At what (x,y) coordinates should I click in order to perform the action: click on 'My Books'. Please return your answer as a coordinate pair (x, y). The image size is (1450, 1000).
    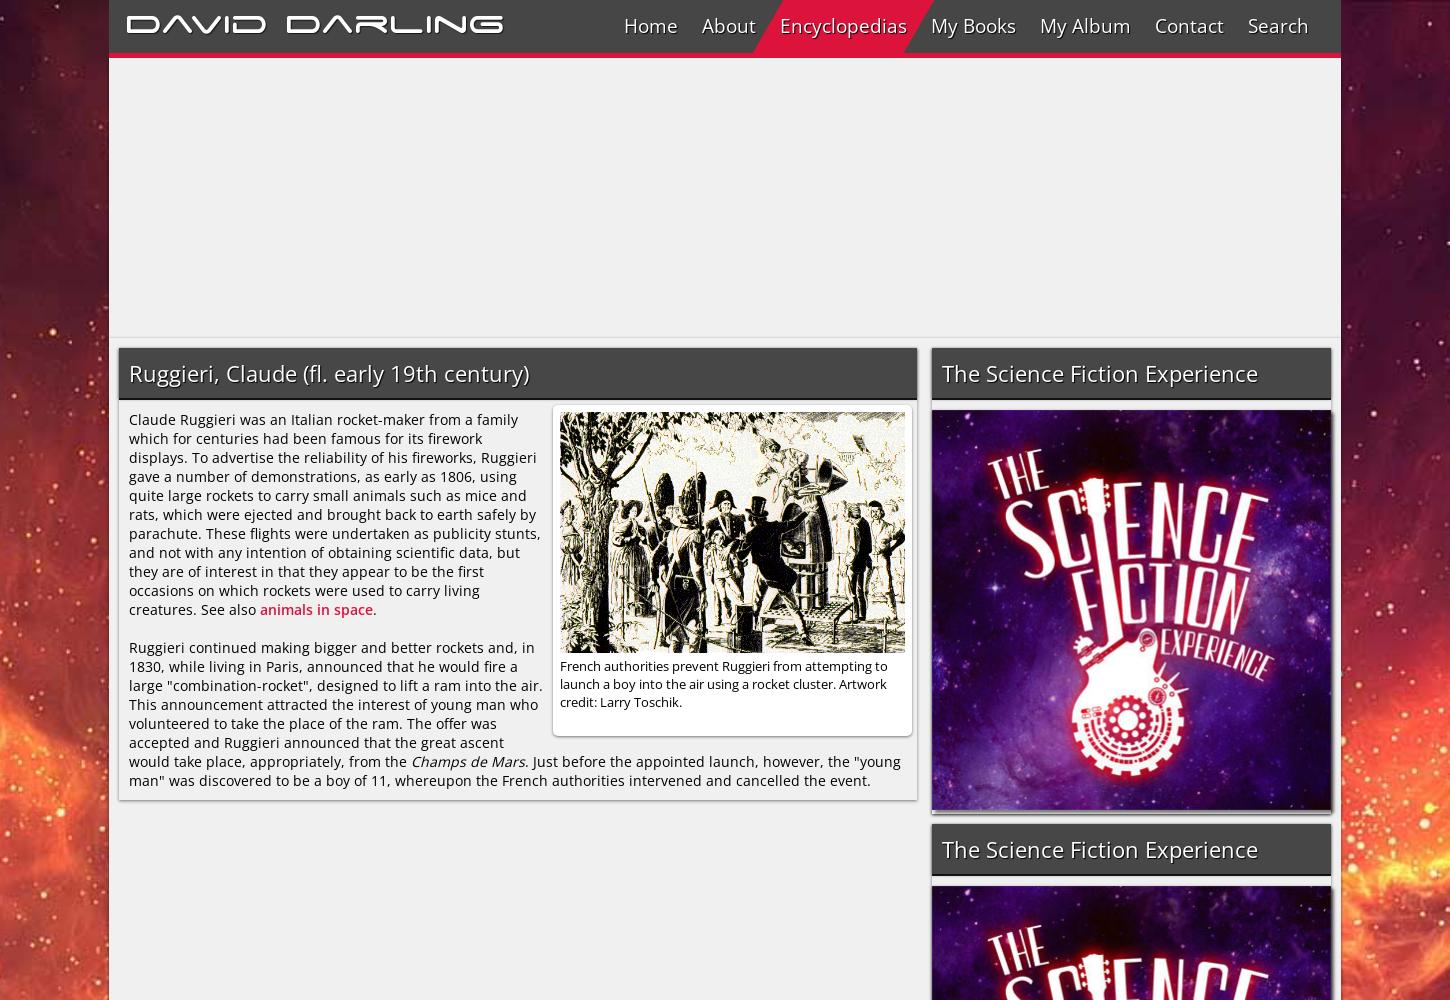
    Looking at the image, I should click on (973, 26).